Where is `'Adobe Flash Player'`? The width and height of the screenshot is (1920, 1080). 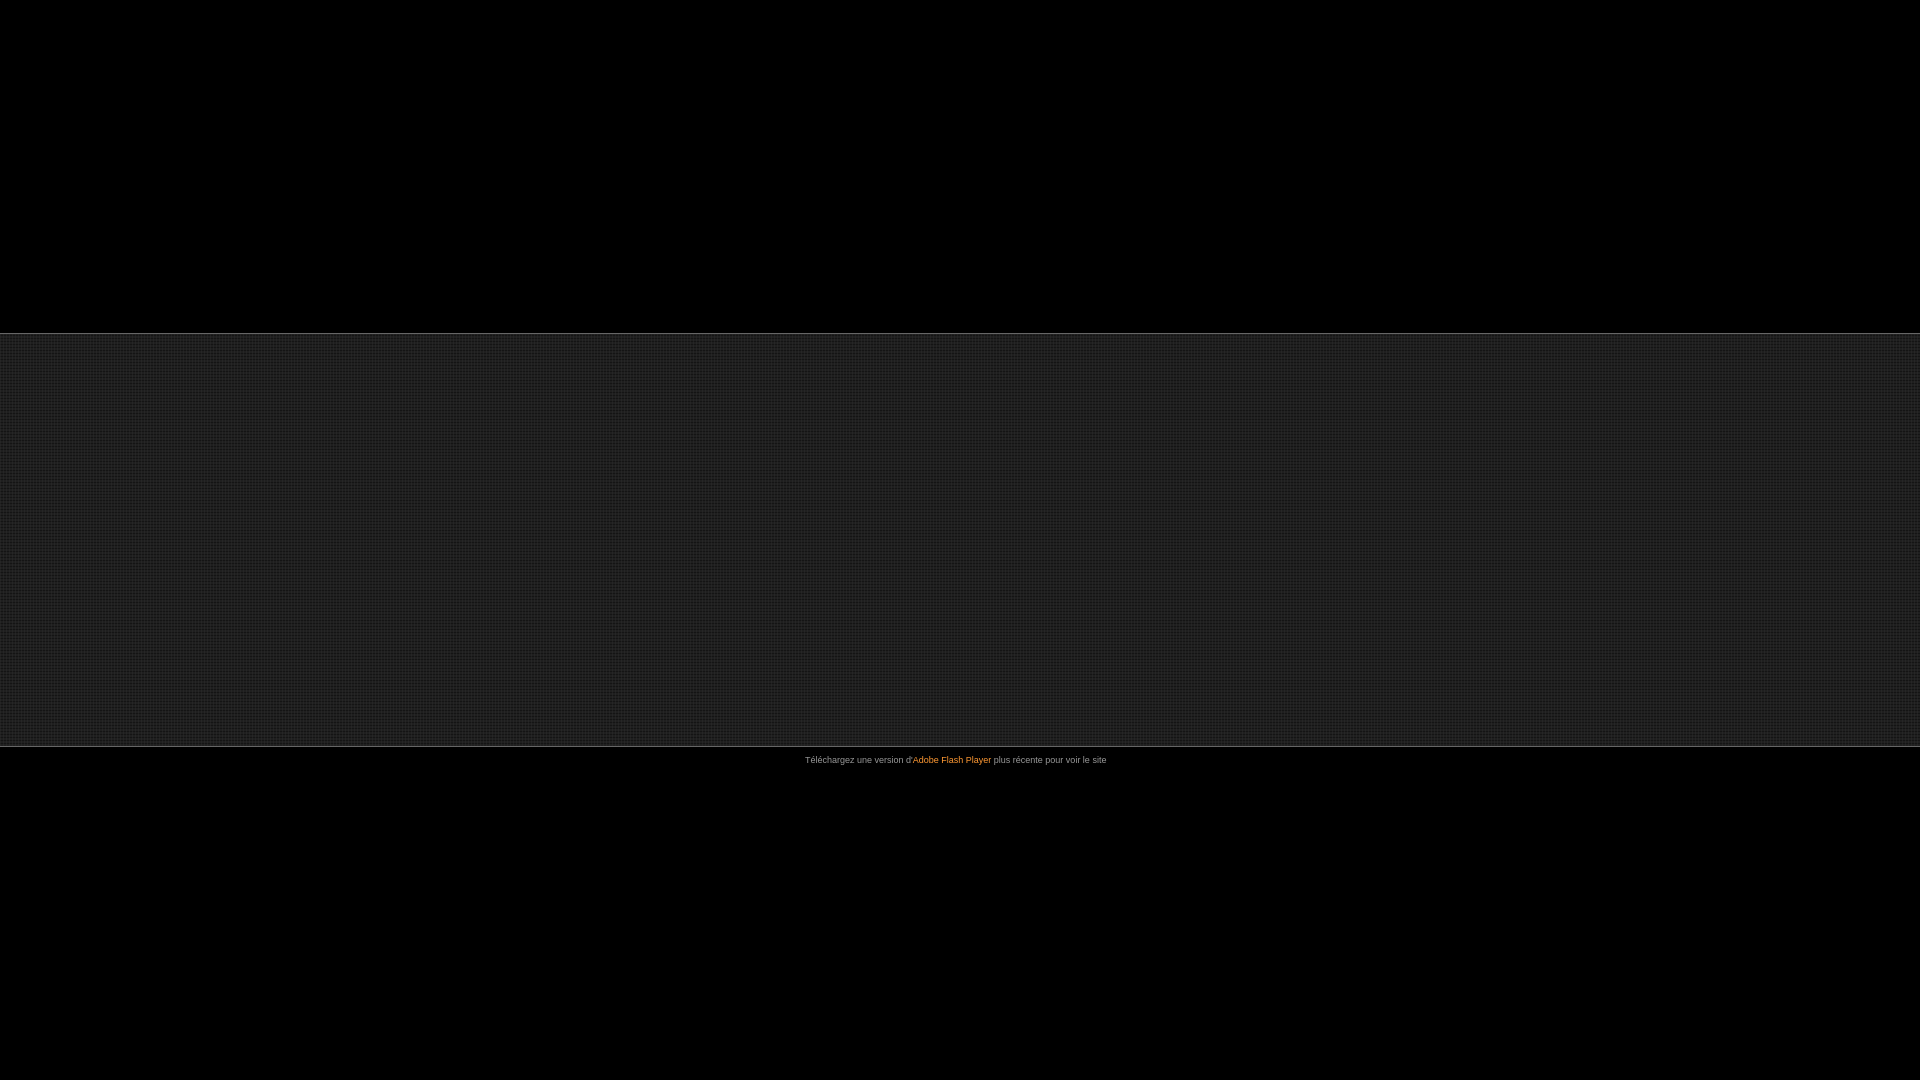 'Adobe Flash Player' is located at coordinates (952, 759).